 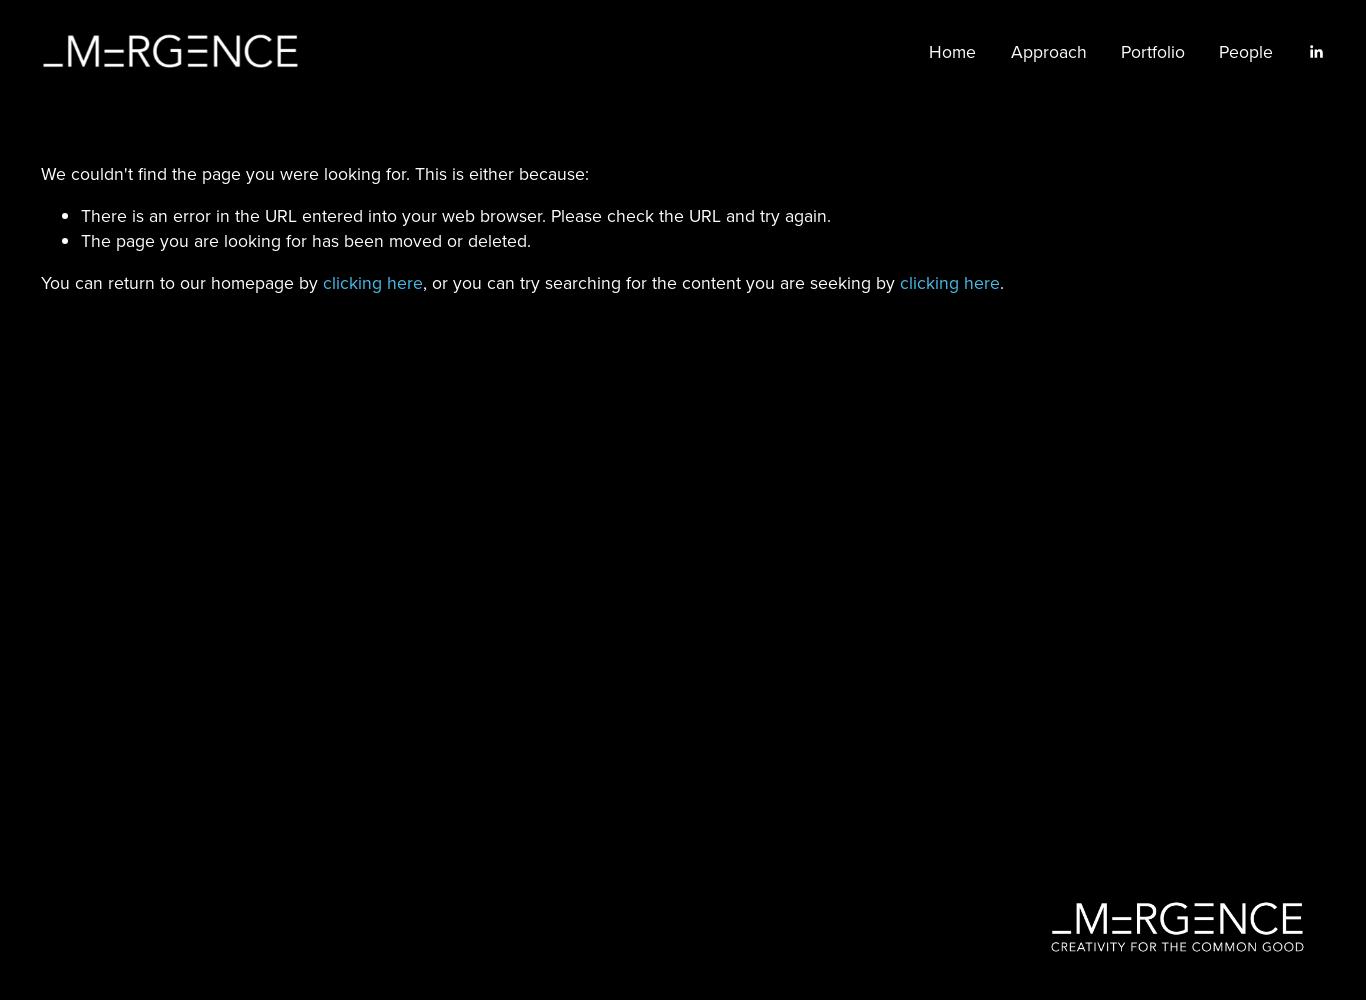 What do you see at coordinates (179, 282) in the screenshot?
I see `'You can return to our homepage by'` at bounding box center [179, 282].